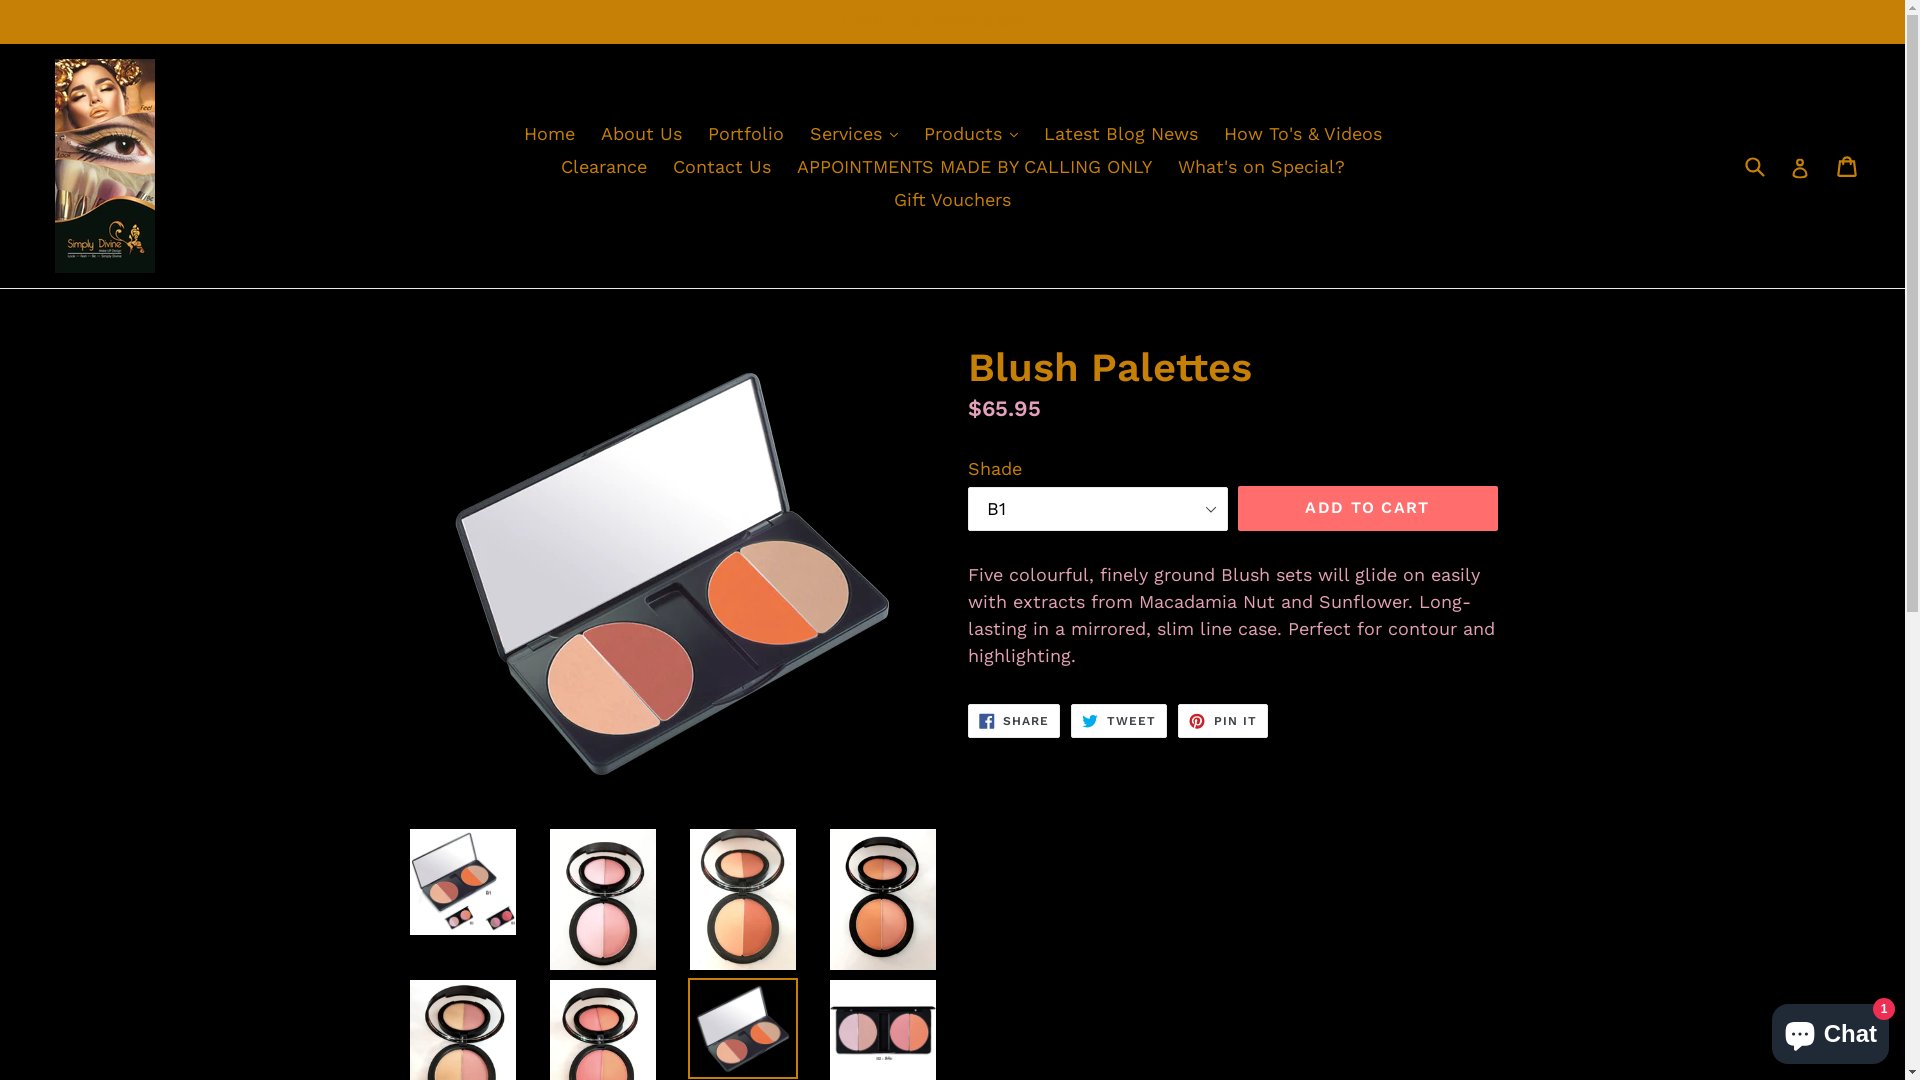 Image resolution: width=1920 pixels, height=1080 pixels. Describe the element at coordinates (549, 132) in the screenshot. I see `'Home'` at that location.